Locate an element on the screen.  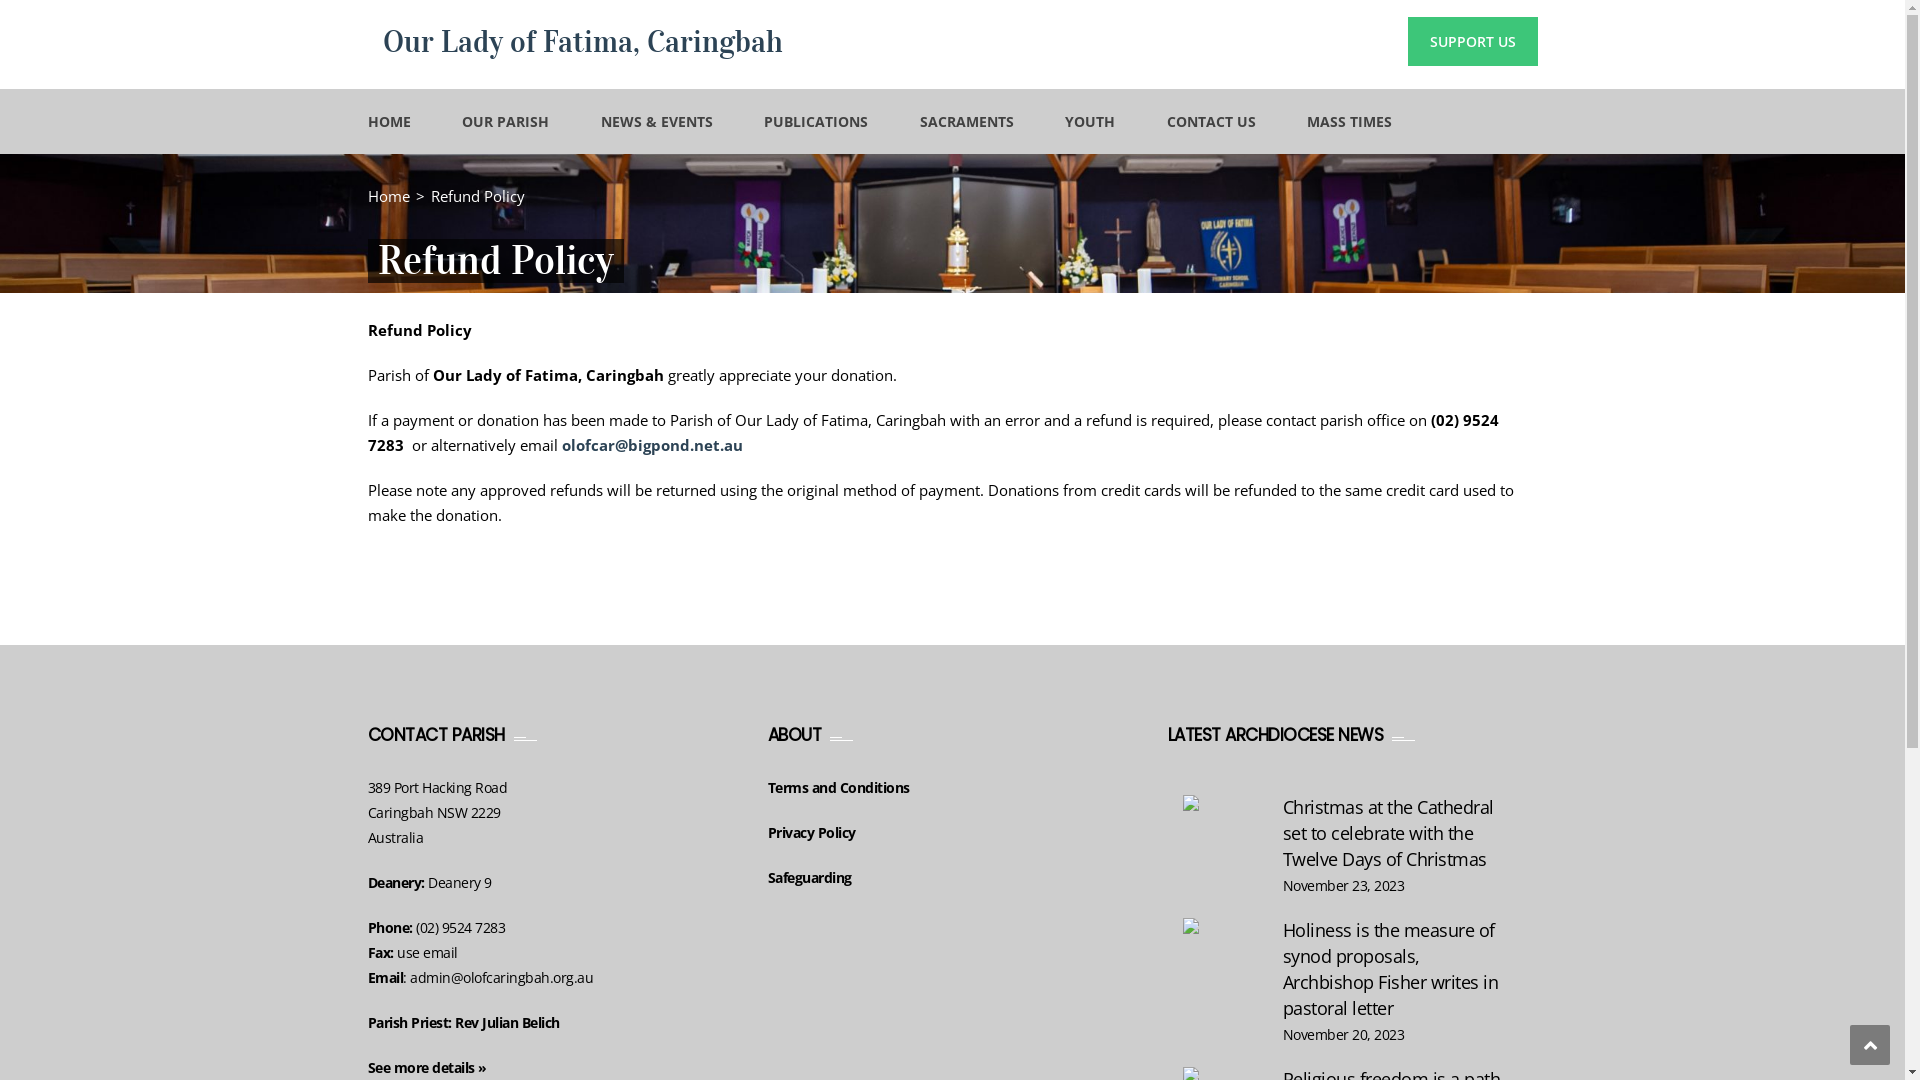
'Terms and Conditions' is located at coordinates (767, 786).